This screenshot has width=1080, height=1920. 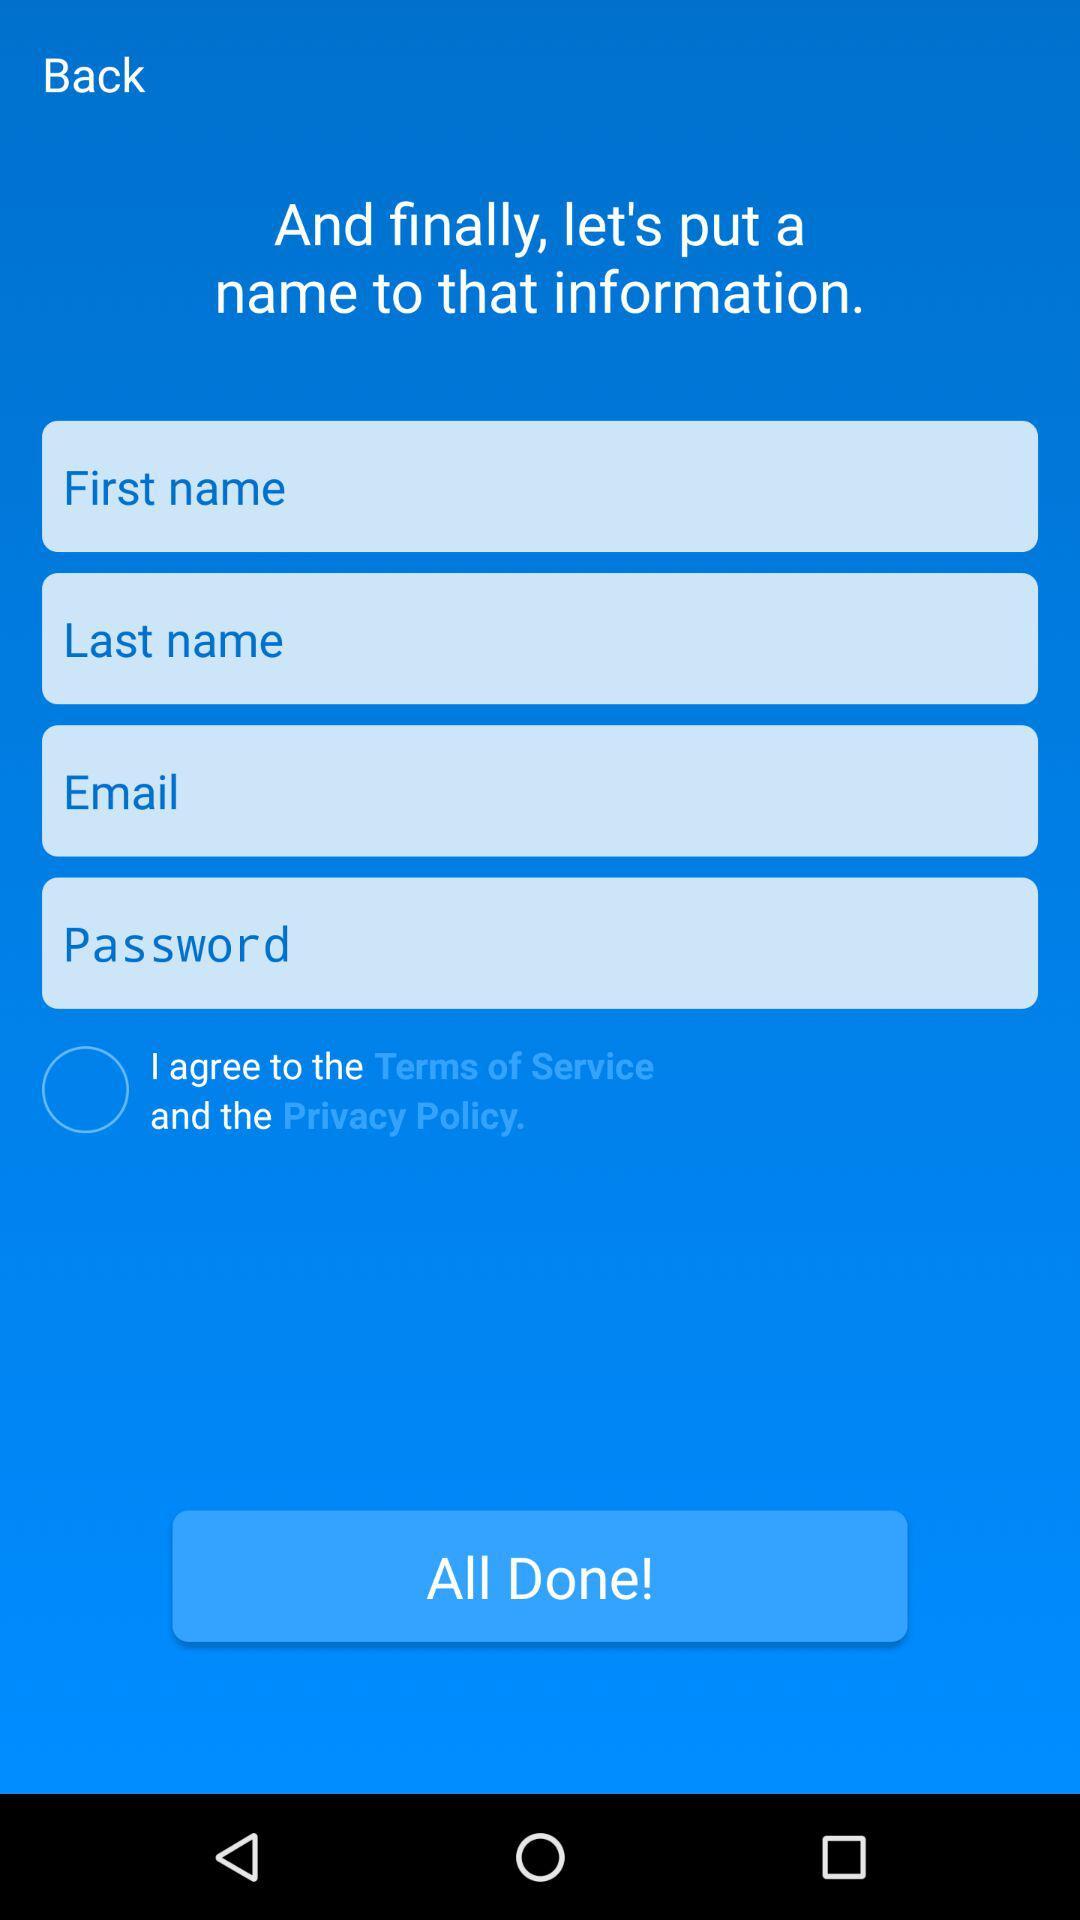 What do you see at coordinates (84, 1088) in the screenshot?
I see `radio button to agree with the terms` at bounding box center [84, 1088].